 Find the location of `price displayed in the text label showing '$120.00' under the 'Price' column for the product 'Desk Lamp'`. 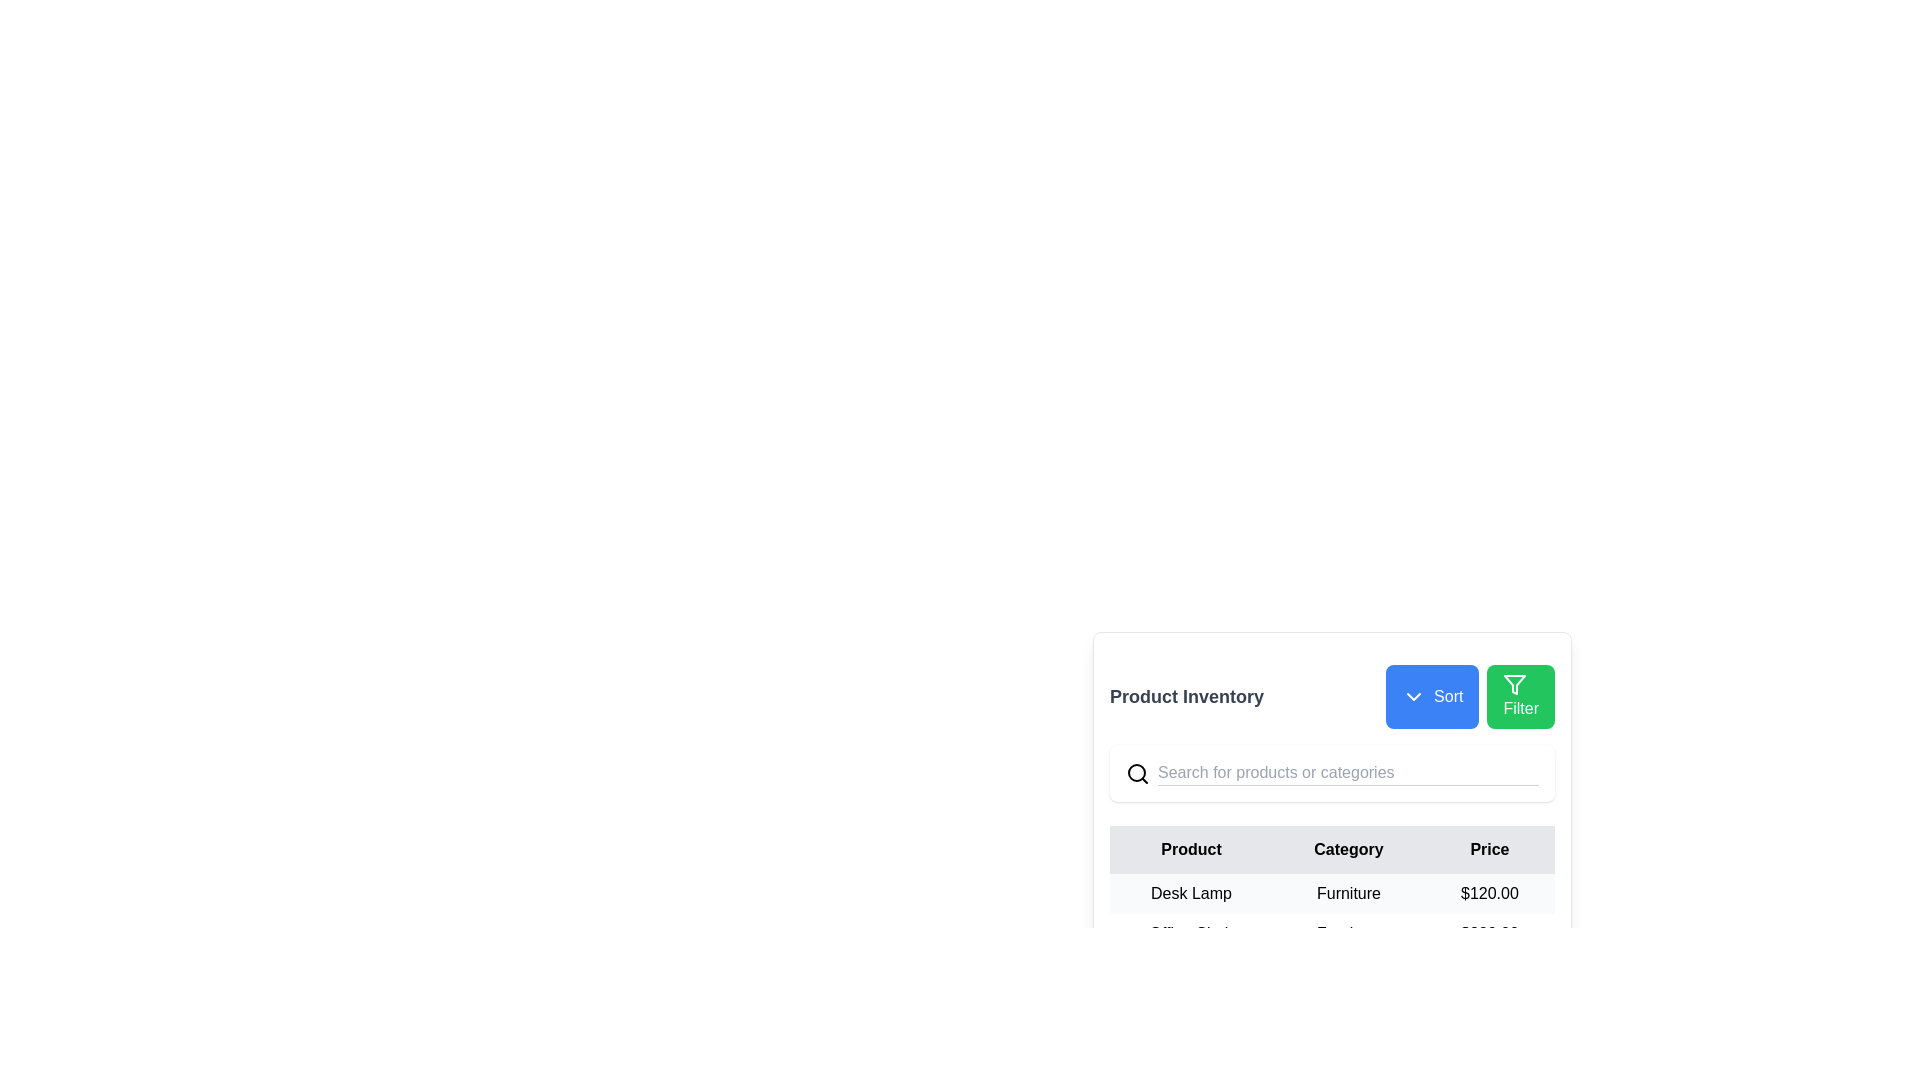

price displayed in the text label showing '$120.00' under the 'Price' column for the product 'Desk Lamp' is located at coordinates (1489, 893).